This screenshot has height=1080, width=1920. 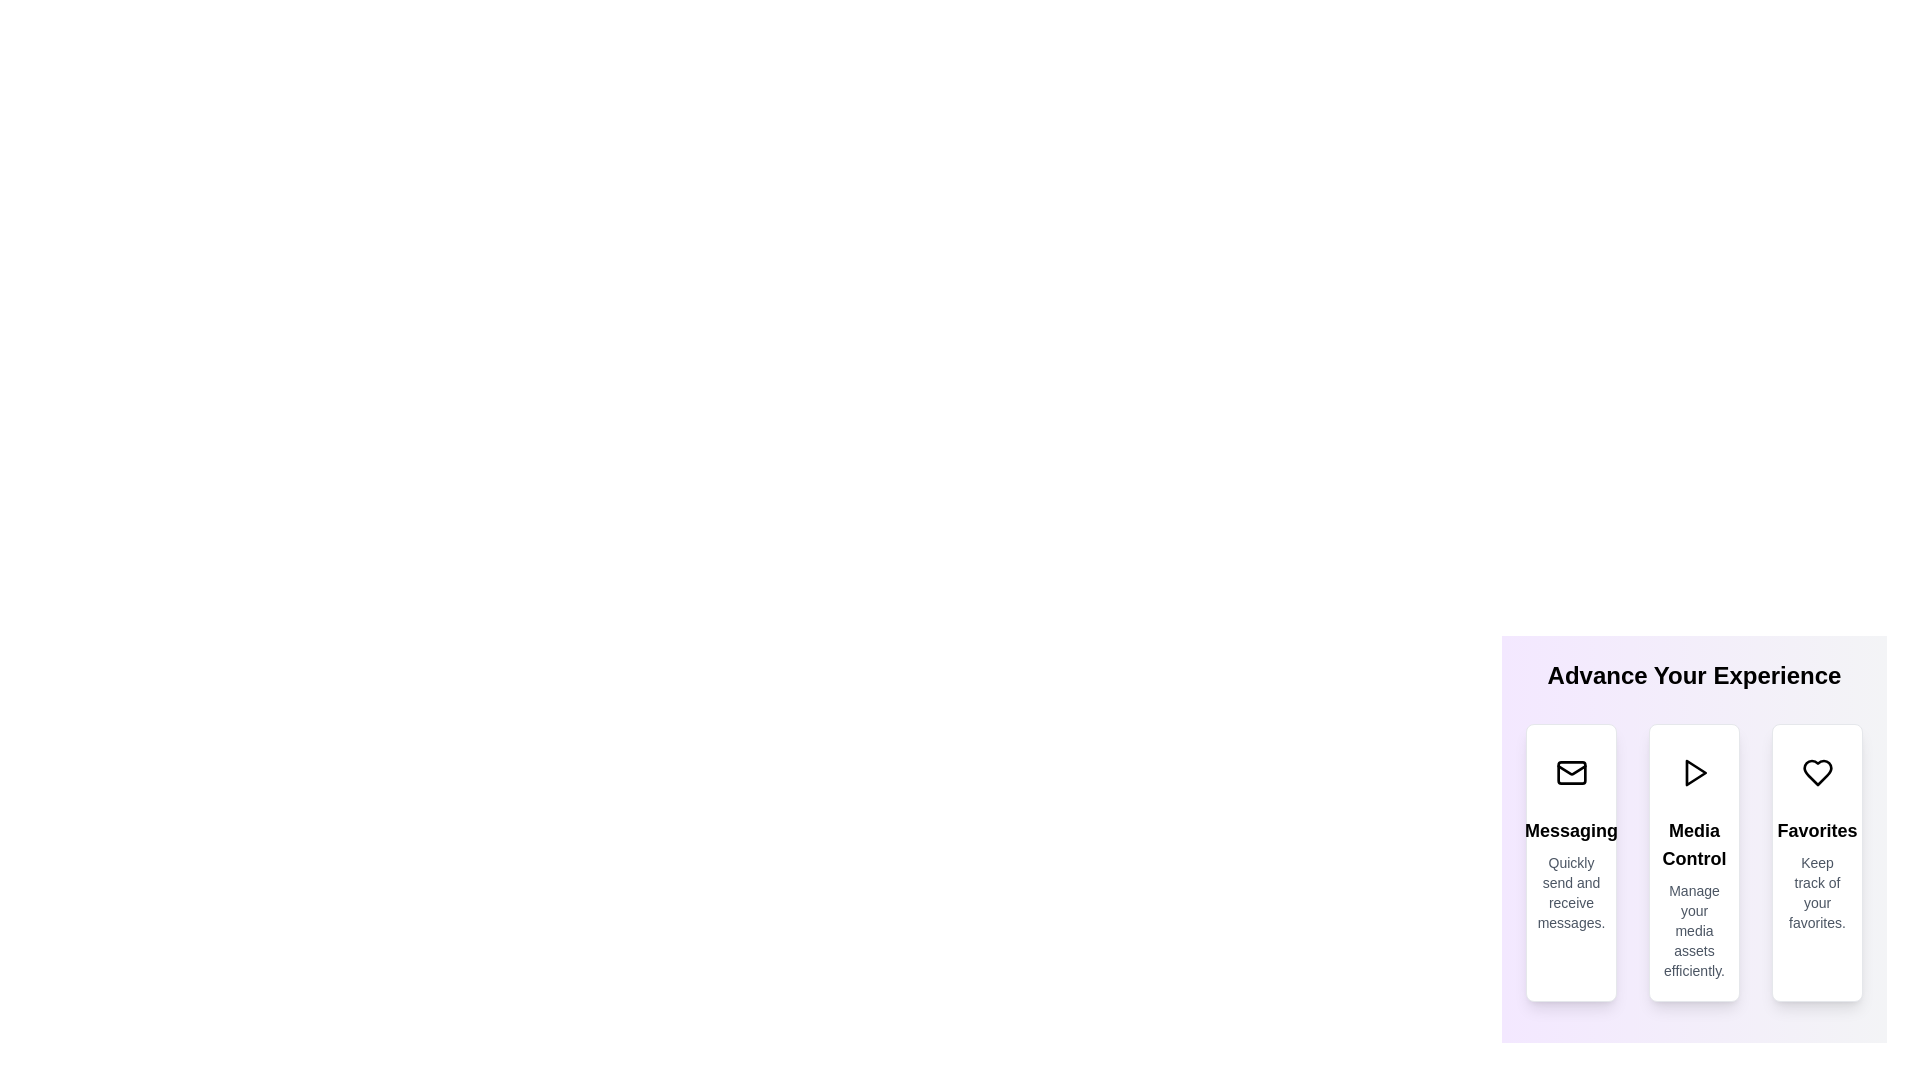 I want to click on the 'Media Control' panel, which features a bold black title and a green play icon, so click(x=1693, y=827).